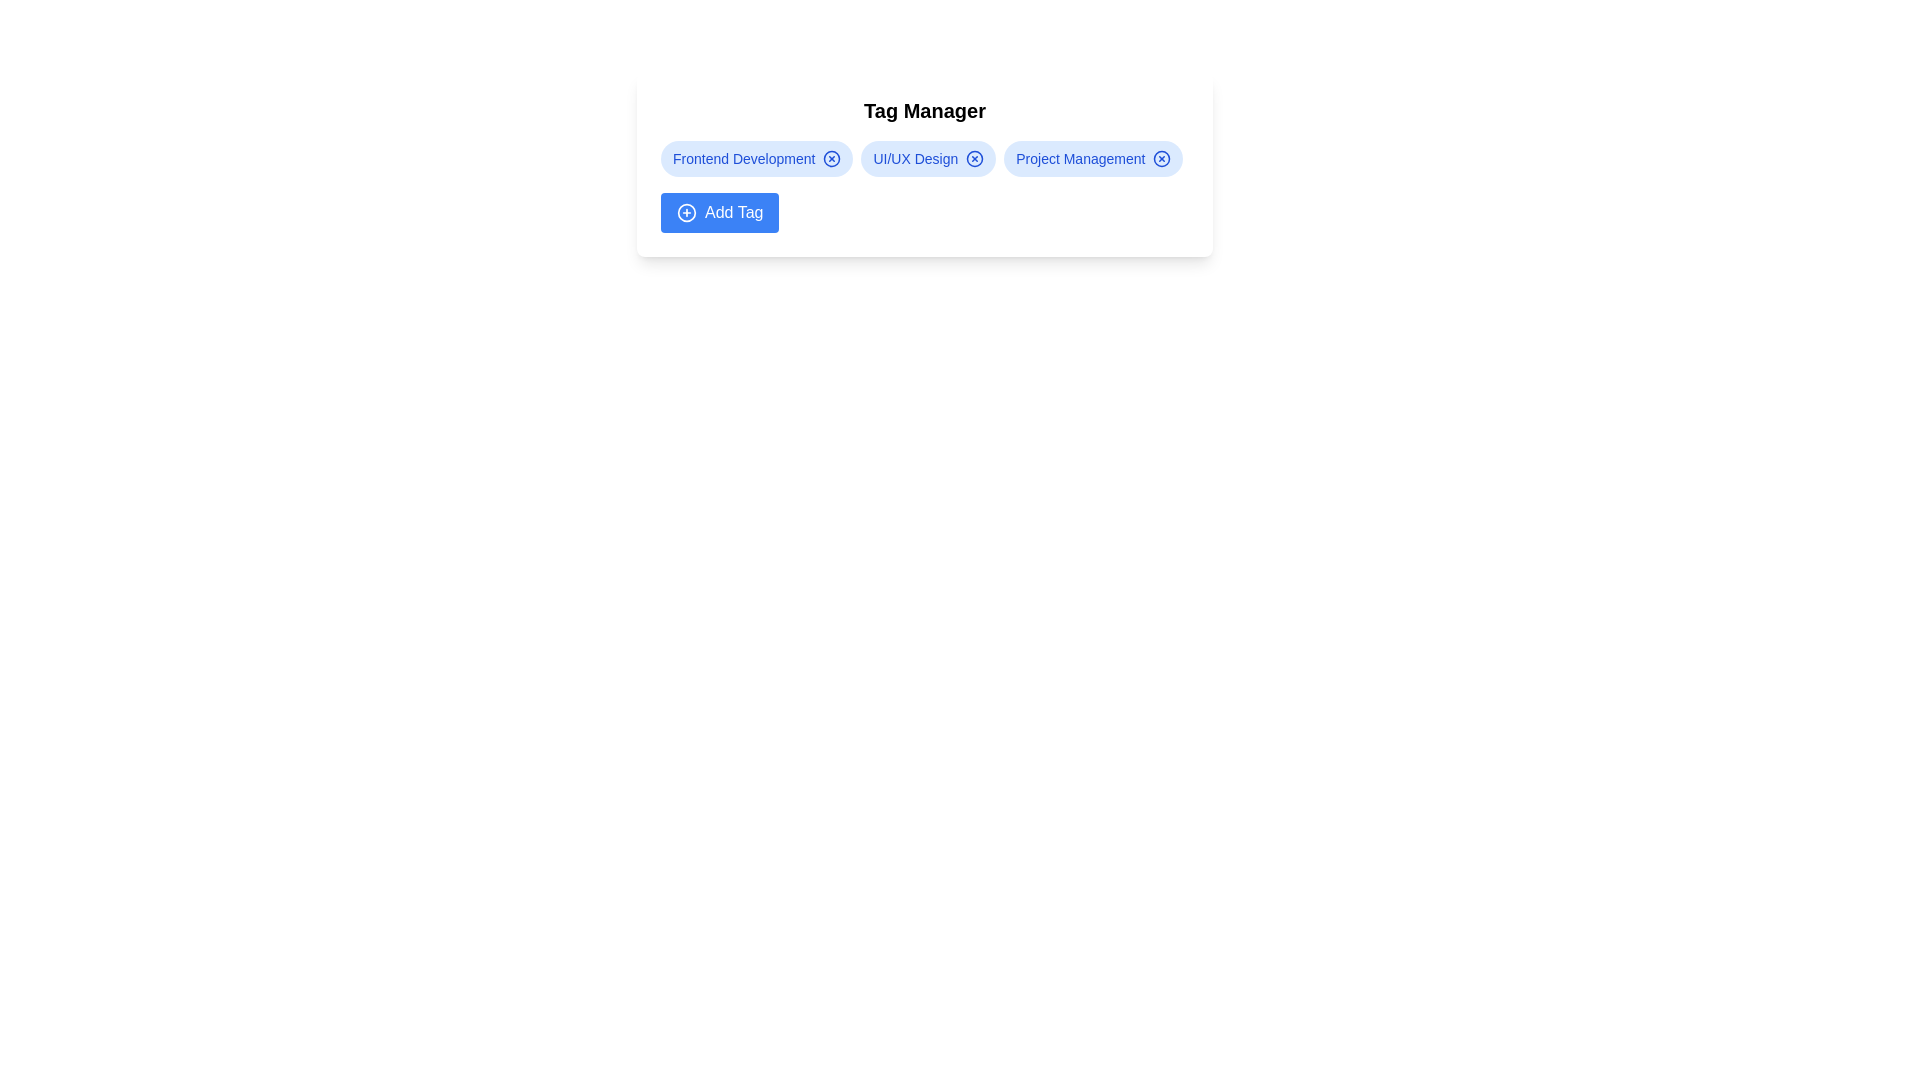 The height and width of the screenshot is (1080, 1920). What do you see at coordinates (720, 212) in the screenshot?
I see `'Add Tag' button to add a new tag` at bounding box center [720, 212].